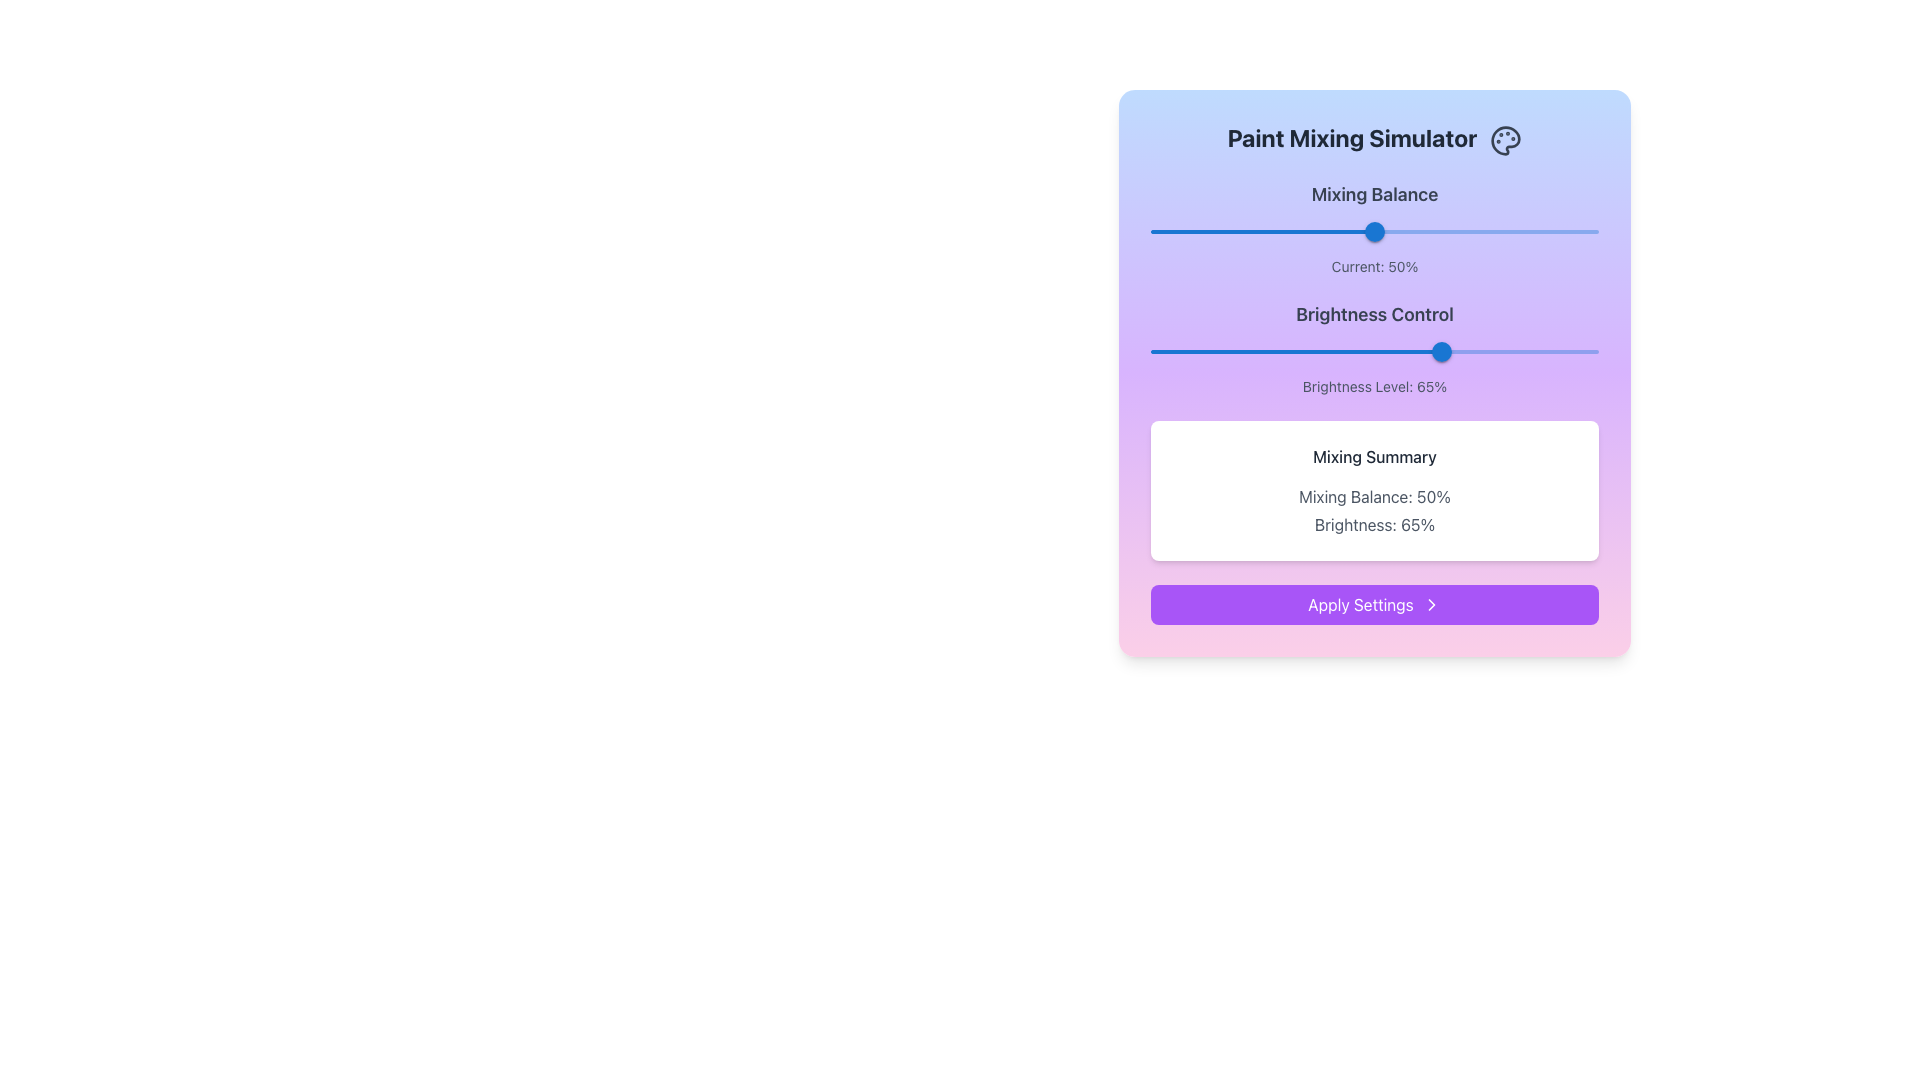  What do you see at coordinates (1588, 230) in the screenshot?
I see `the mixing balance` at bounding box center [1588, 230].